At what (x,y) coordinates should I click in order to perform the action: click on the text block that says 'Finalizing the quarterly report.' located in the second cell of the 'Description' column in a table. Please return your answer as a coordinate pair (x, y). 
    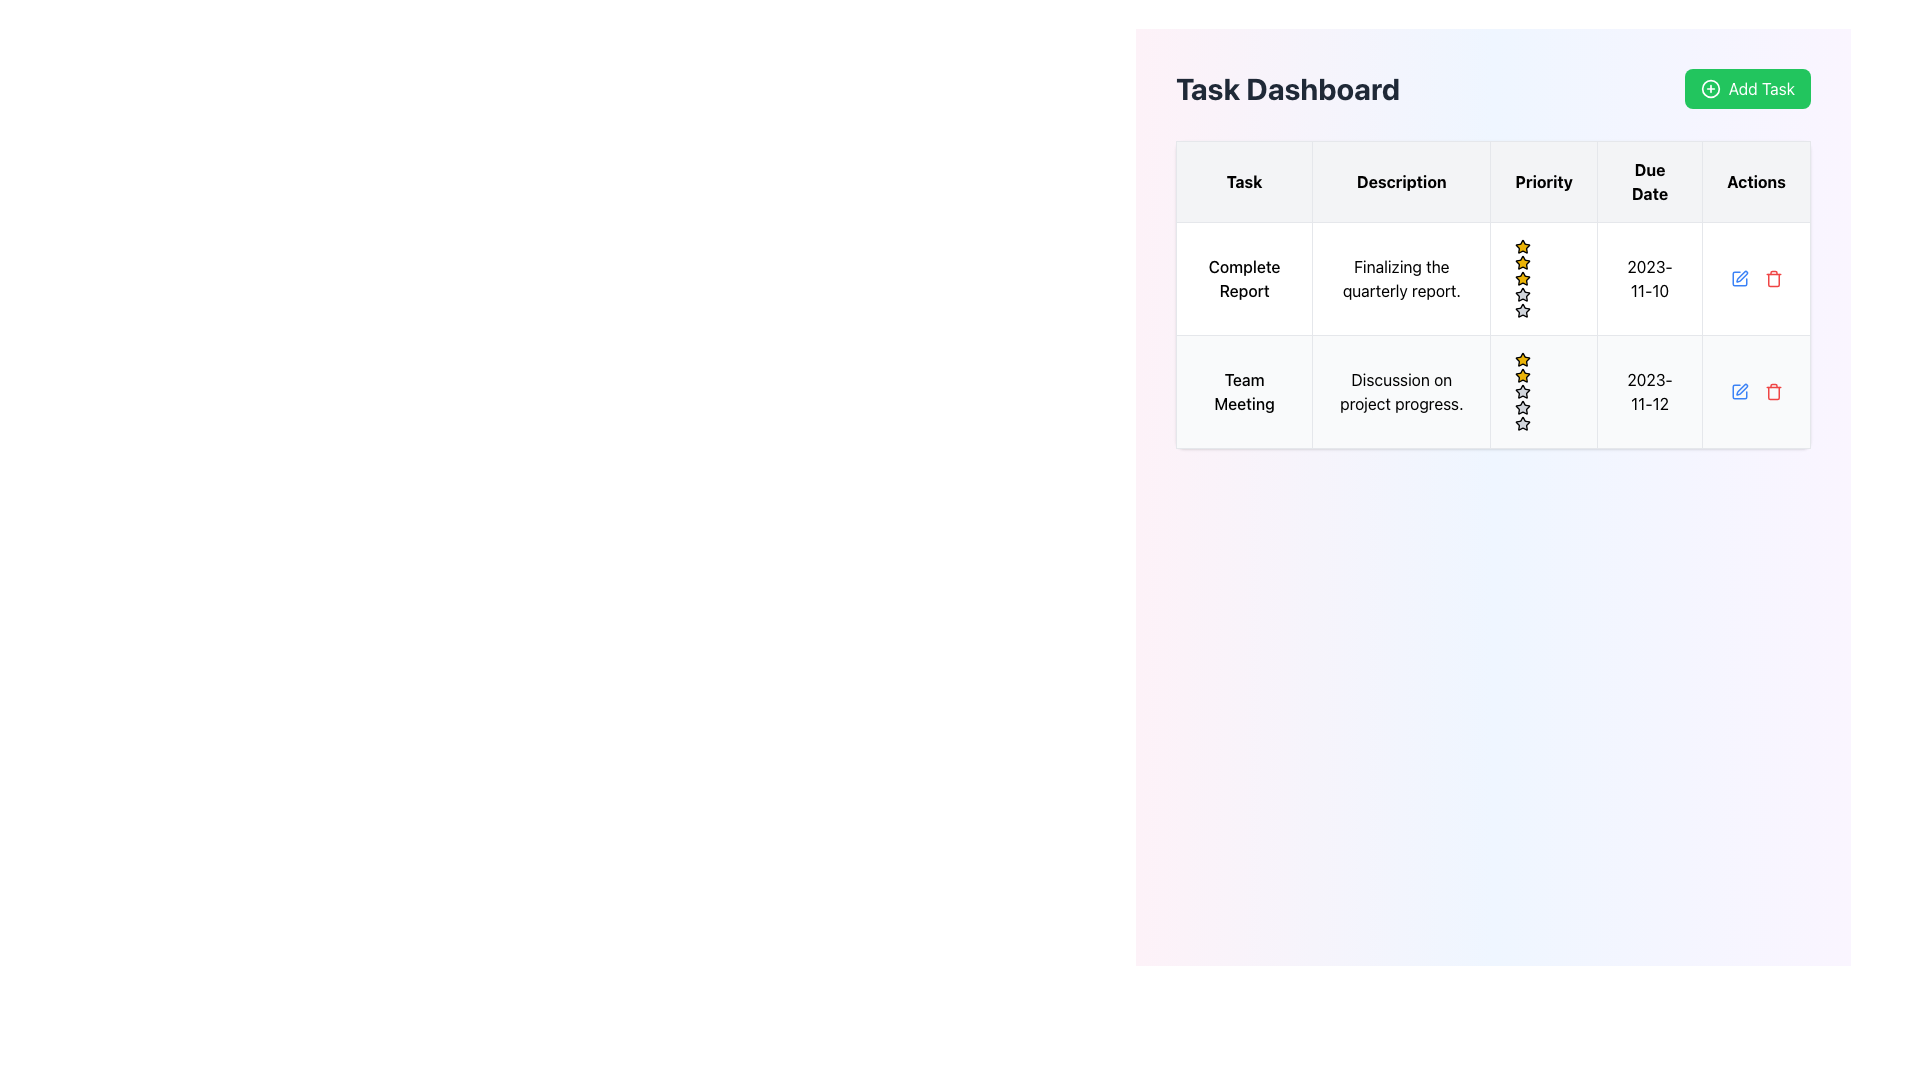
    Looking at the image, I should click on (1400, 278).